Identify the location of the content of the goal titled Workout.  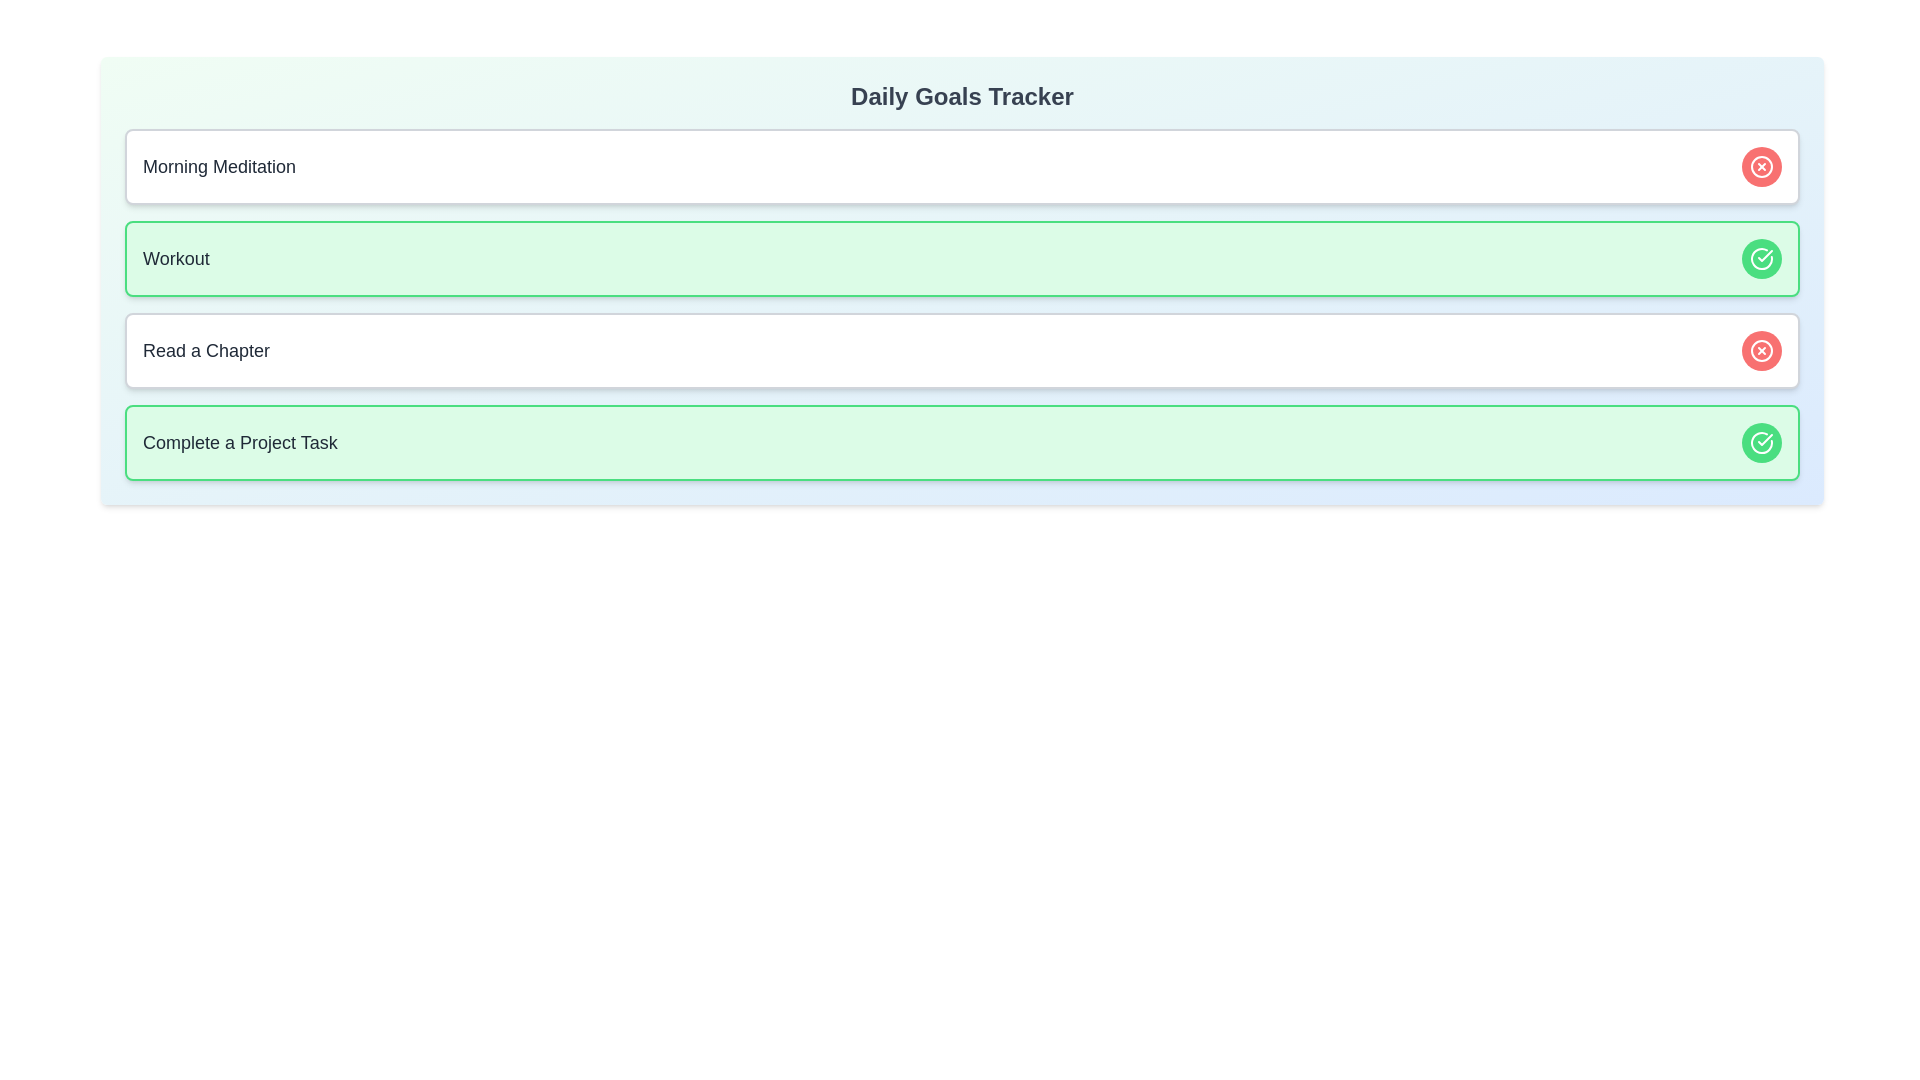
(176, 257).